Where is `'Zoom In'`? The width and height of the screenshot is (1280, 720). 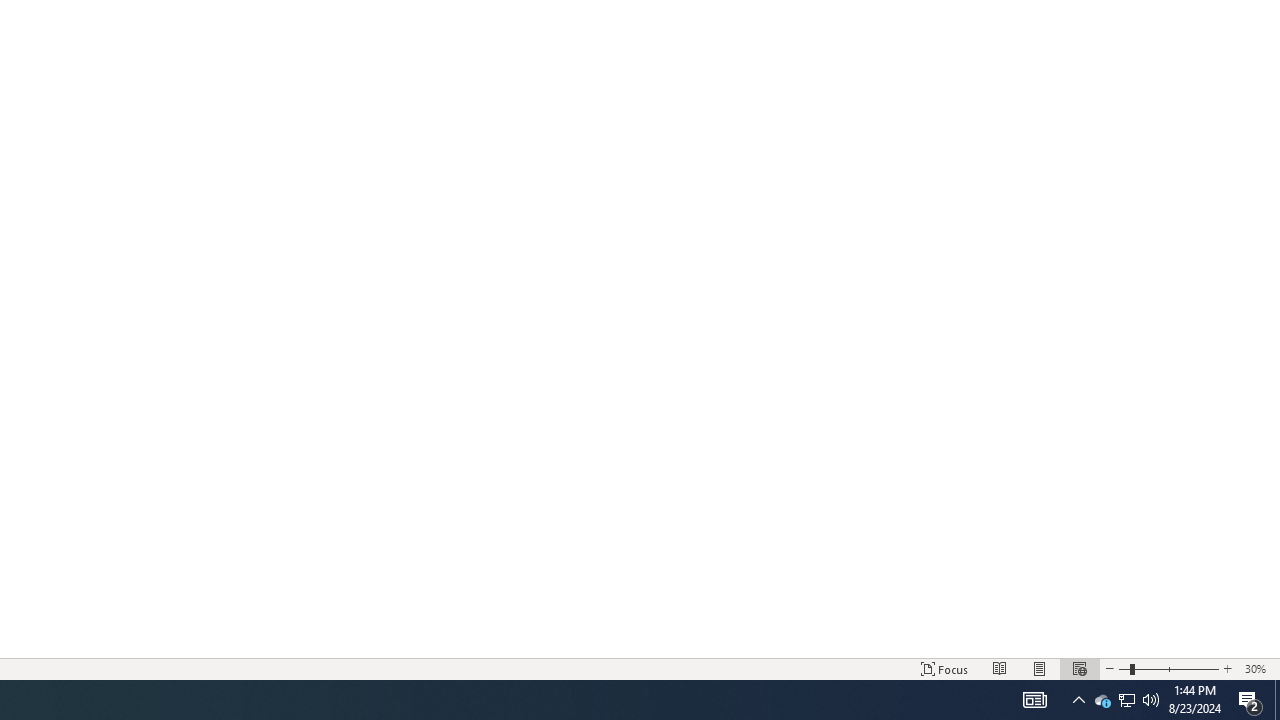
'Zoom In' is located at coordinates (1226, 669).